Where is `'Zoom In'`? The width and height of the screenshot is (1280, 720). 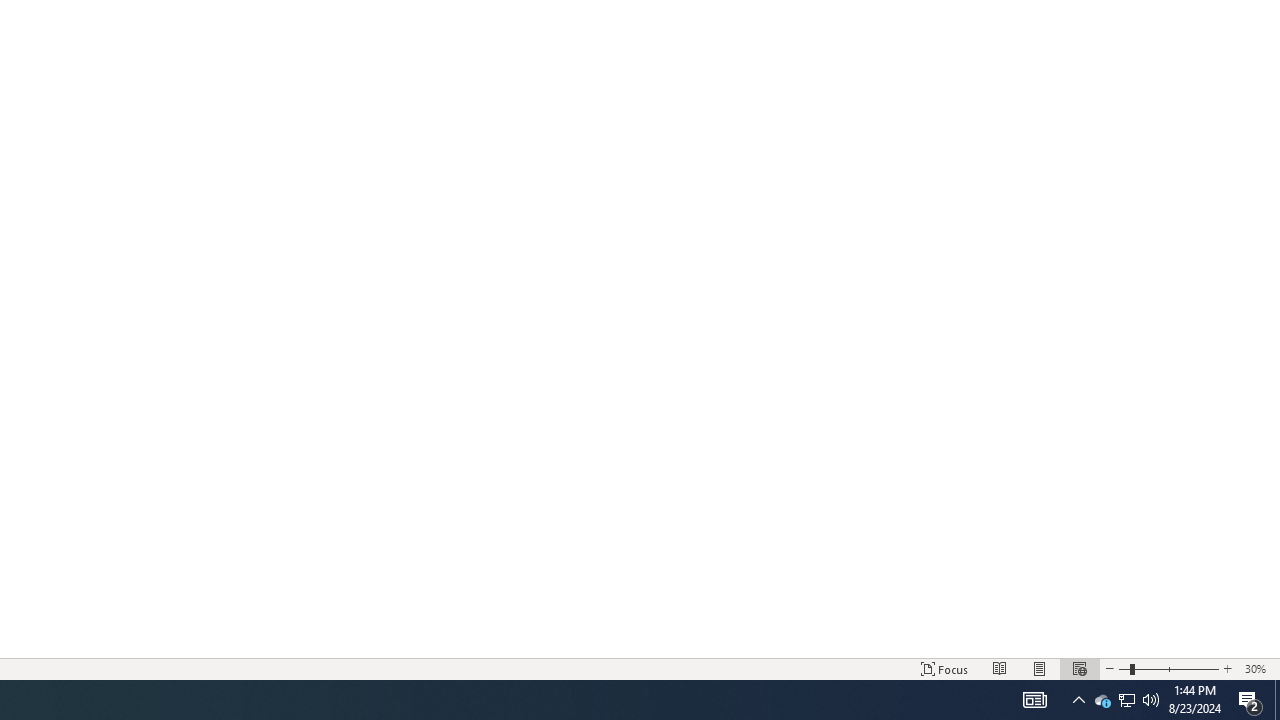
'Zoom In' is located at coordinates (1226, 669).